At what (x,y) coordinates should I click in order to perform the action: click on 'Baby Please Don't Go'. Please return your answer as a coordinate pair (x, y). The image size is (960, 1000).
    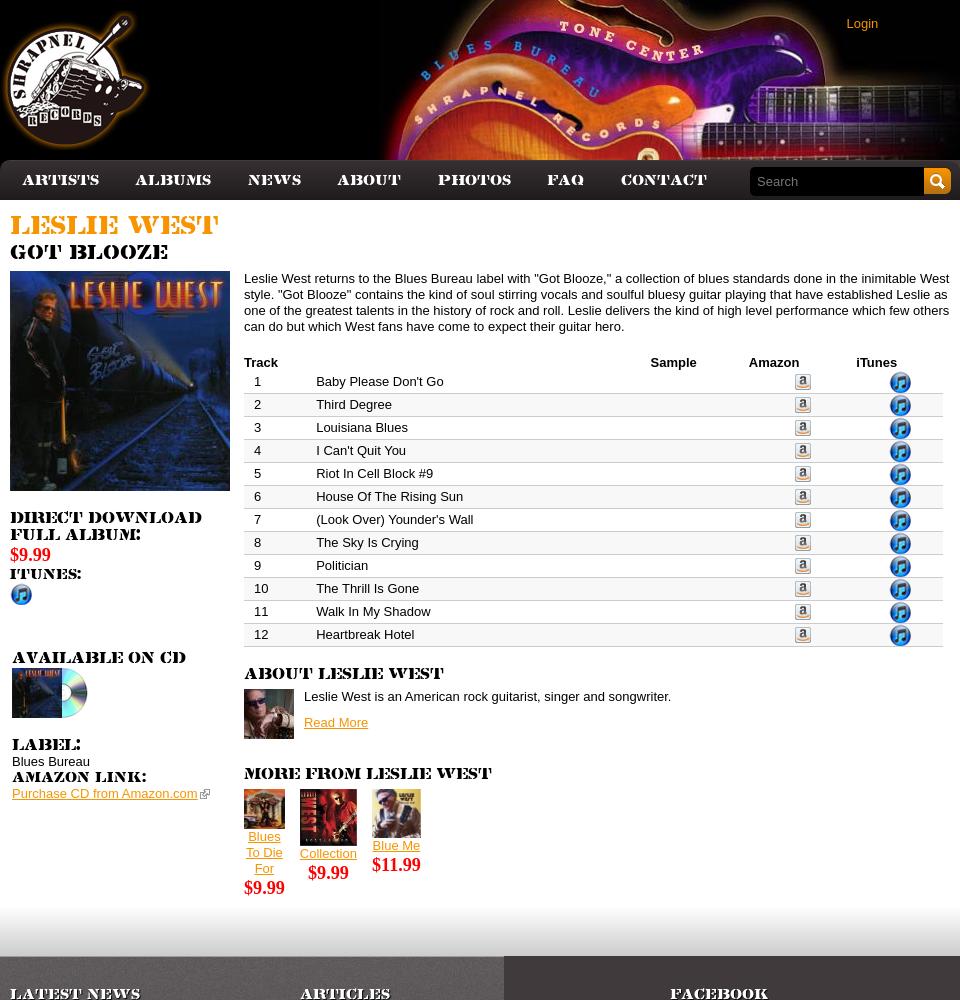
    Looking at the image, I should click on (378, 380).